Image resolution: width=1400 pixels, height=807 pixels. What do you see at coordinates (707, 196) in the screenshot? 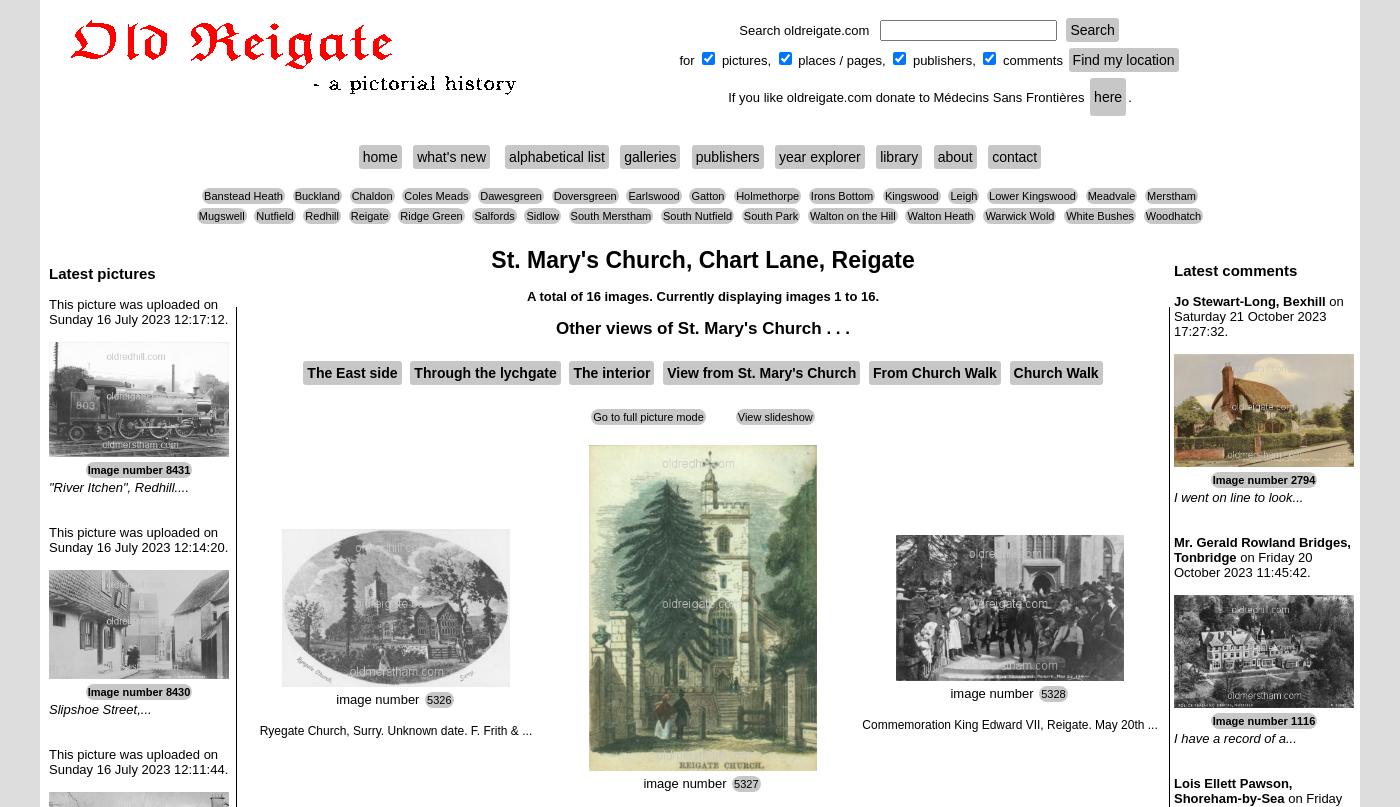
I see `'Gatton'` at bounding box center [707, 196].